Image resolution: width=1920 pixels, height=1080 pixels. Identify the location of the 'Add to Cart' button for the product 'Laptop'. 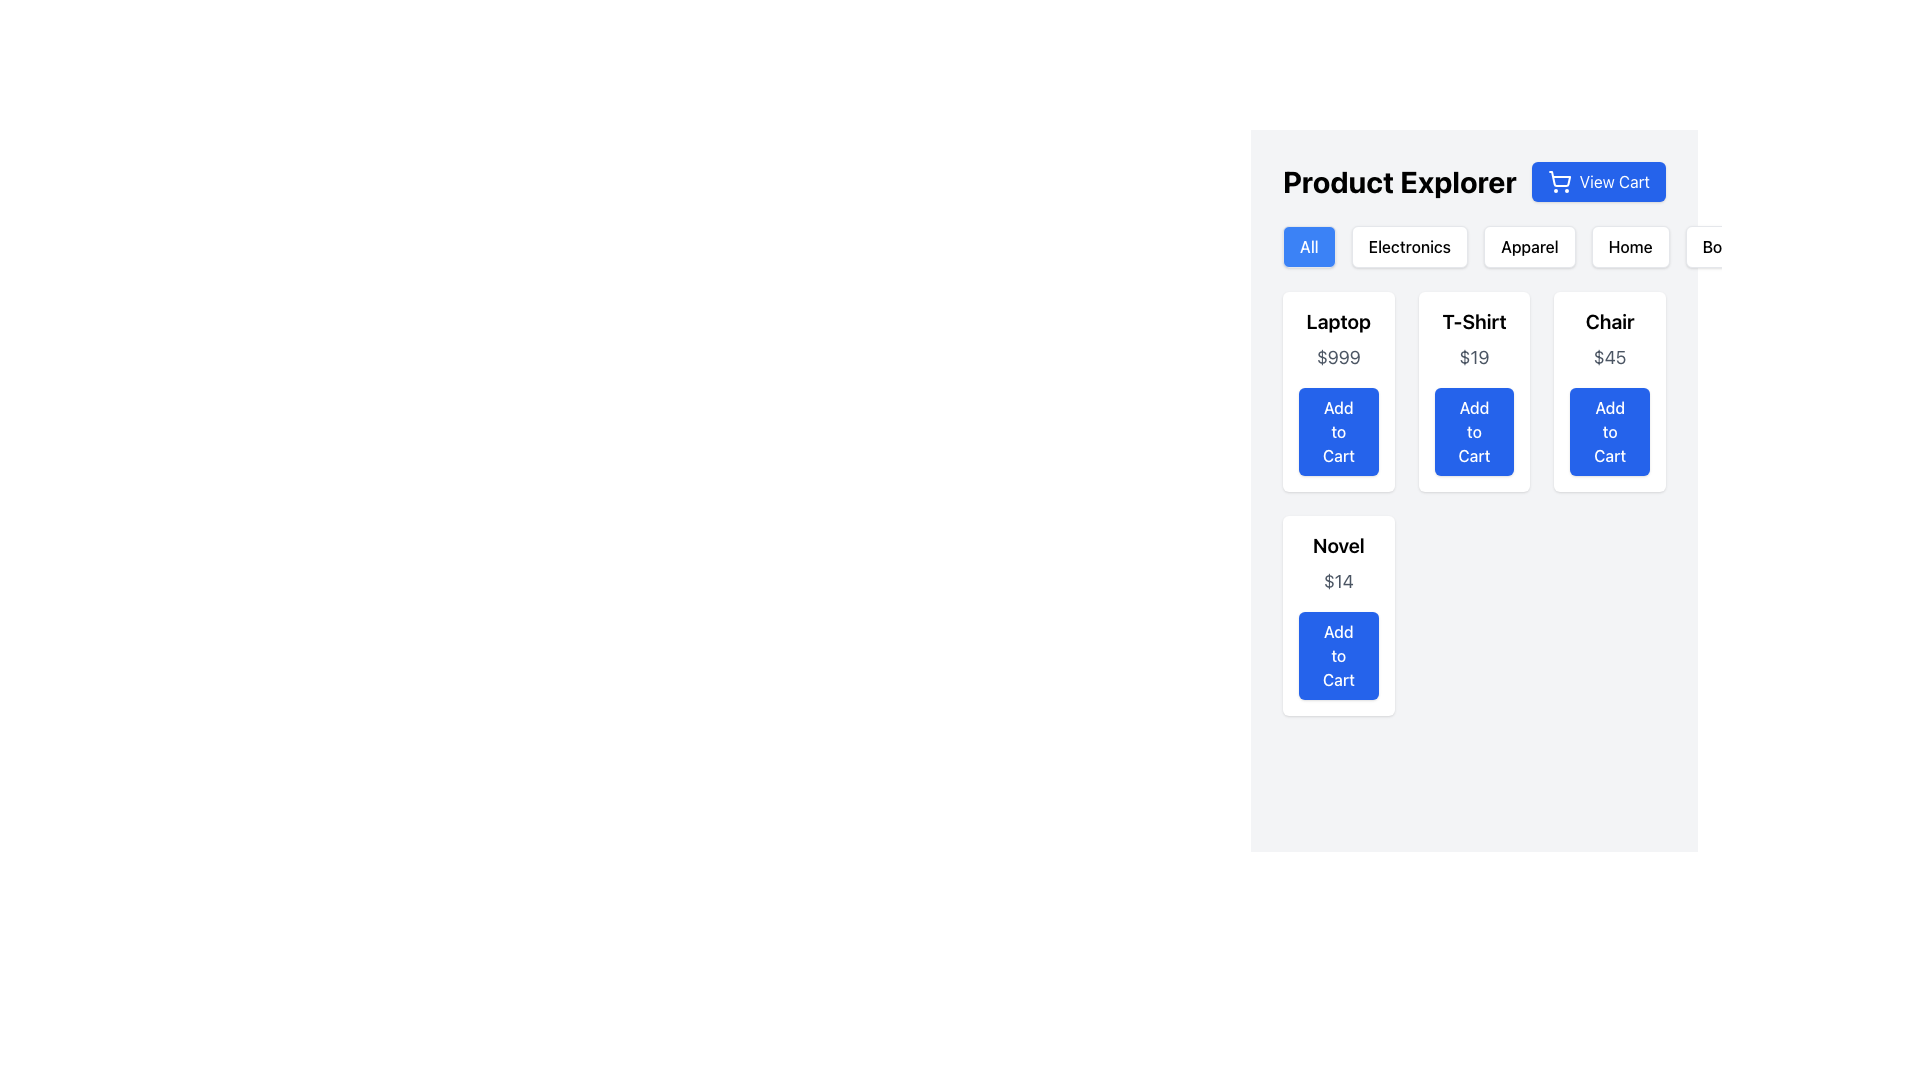
(1338, 431).